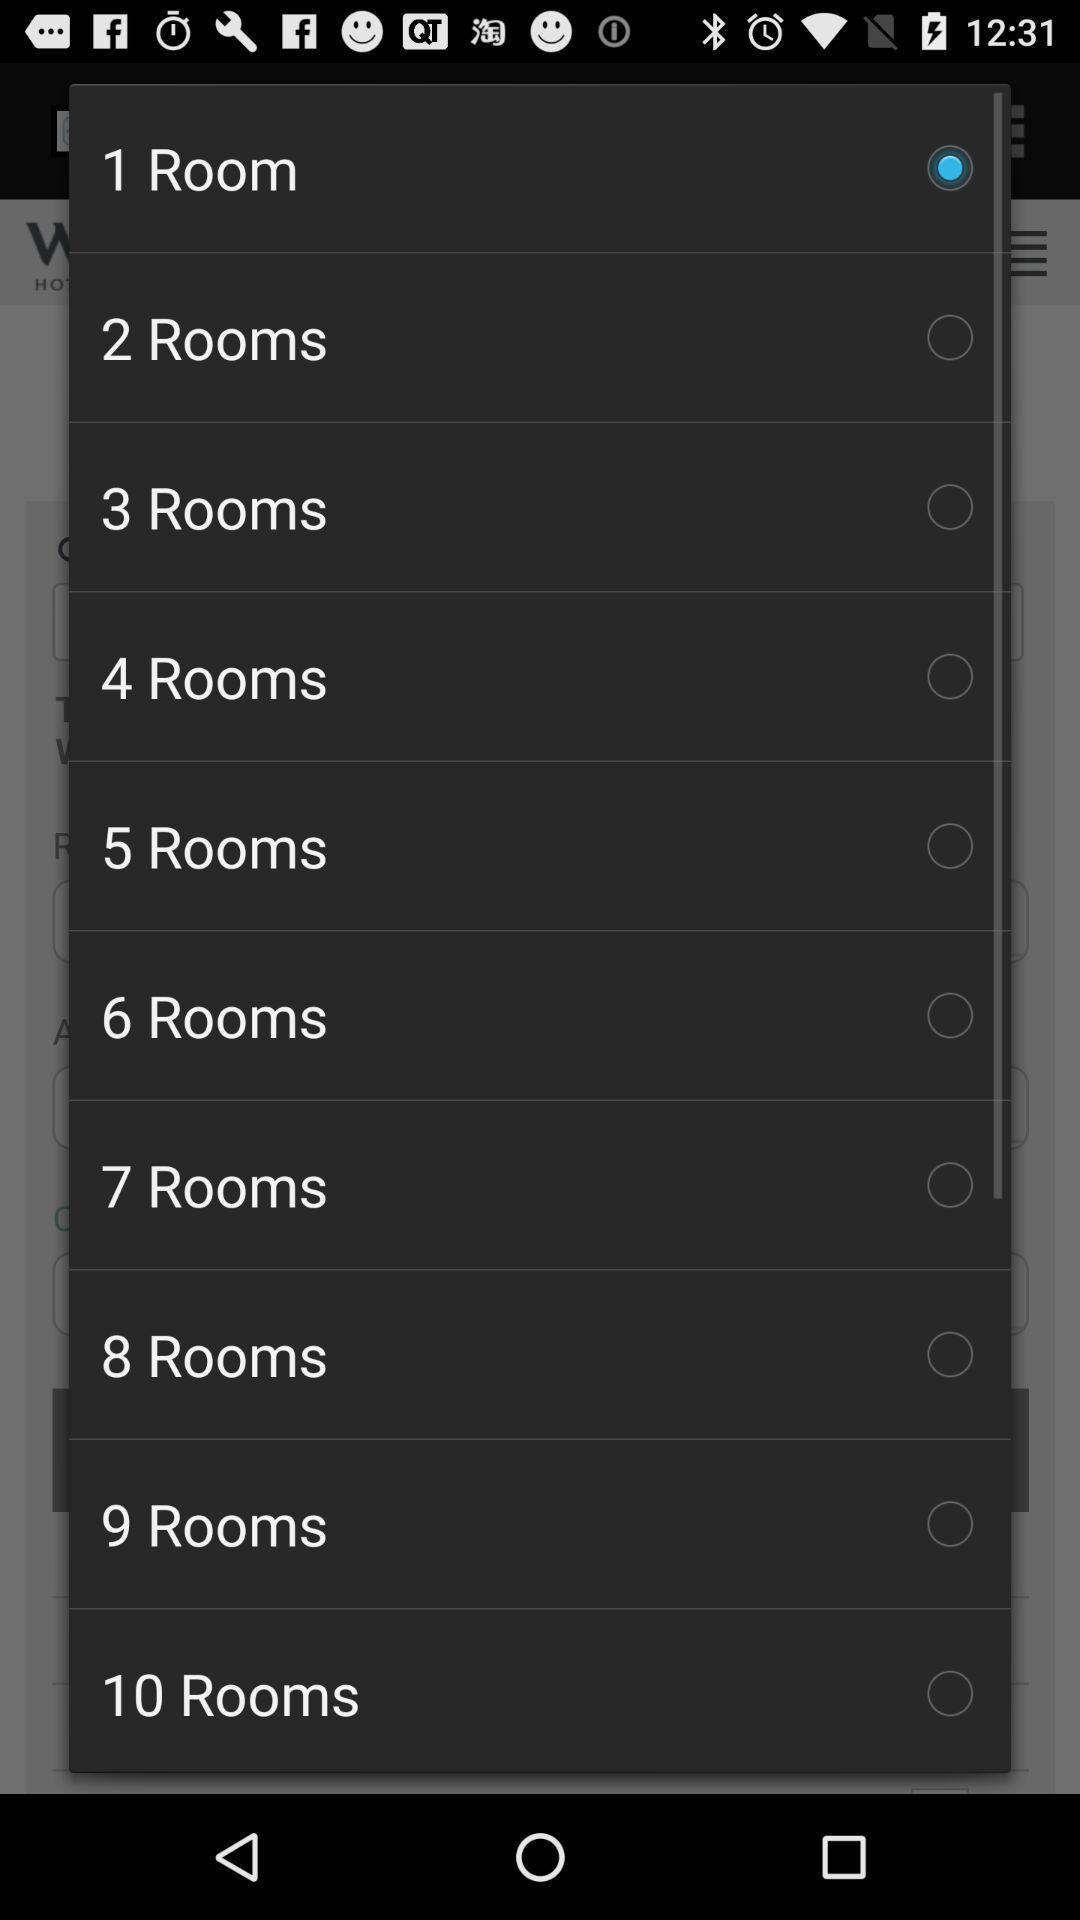 This screenshot has height=1920, width=1080. I want to click on checkbox above the 9 rooms item, so click(540, 1354).